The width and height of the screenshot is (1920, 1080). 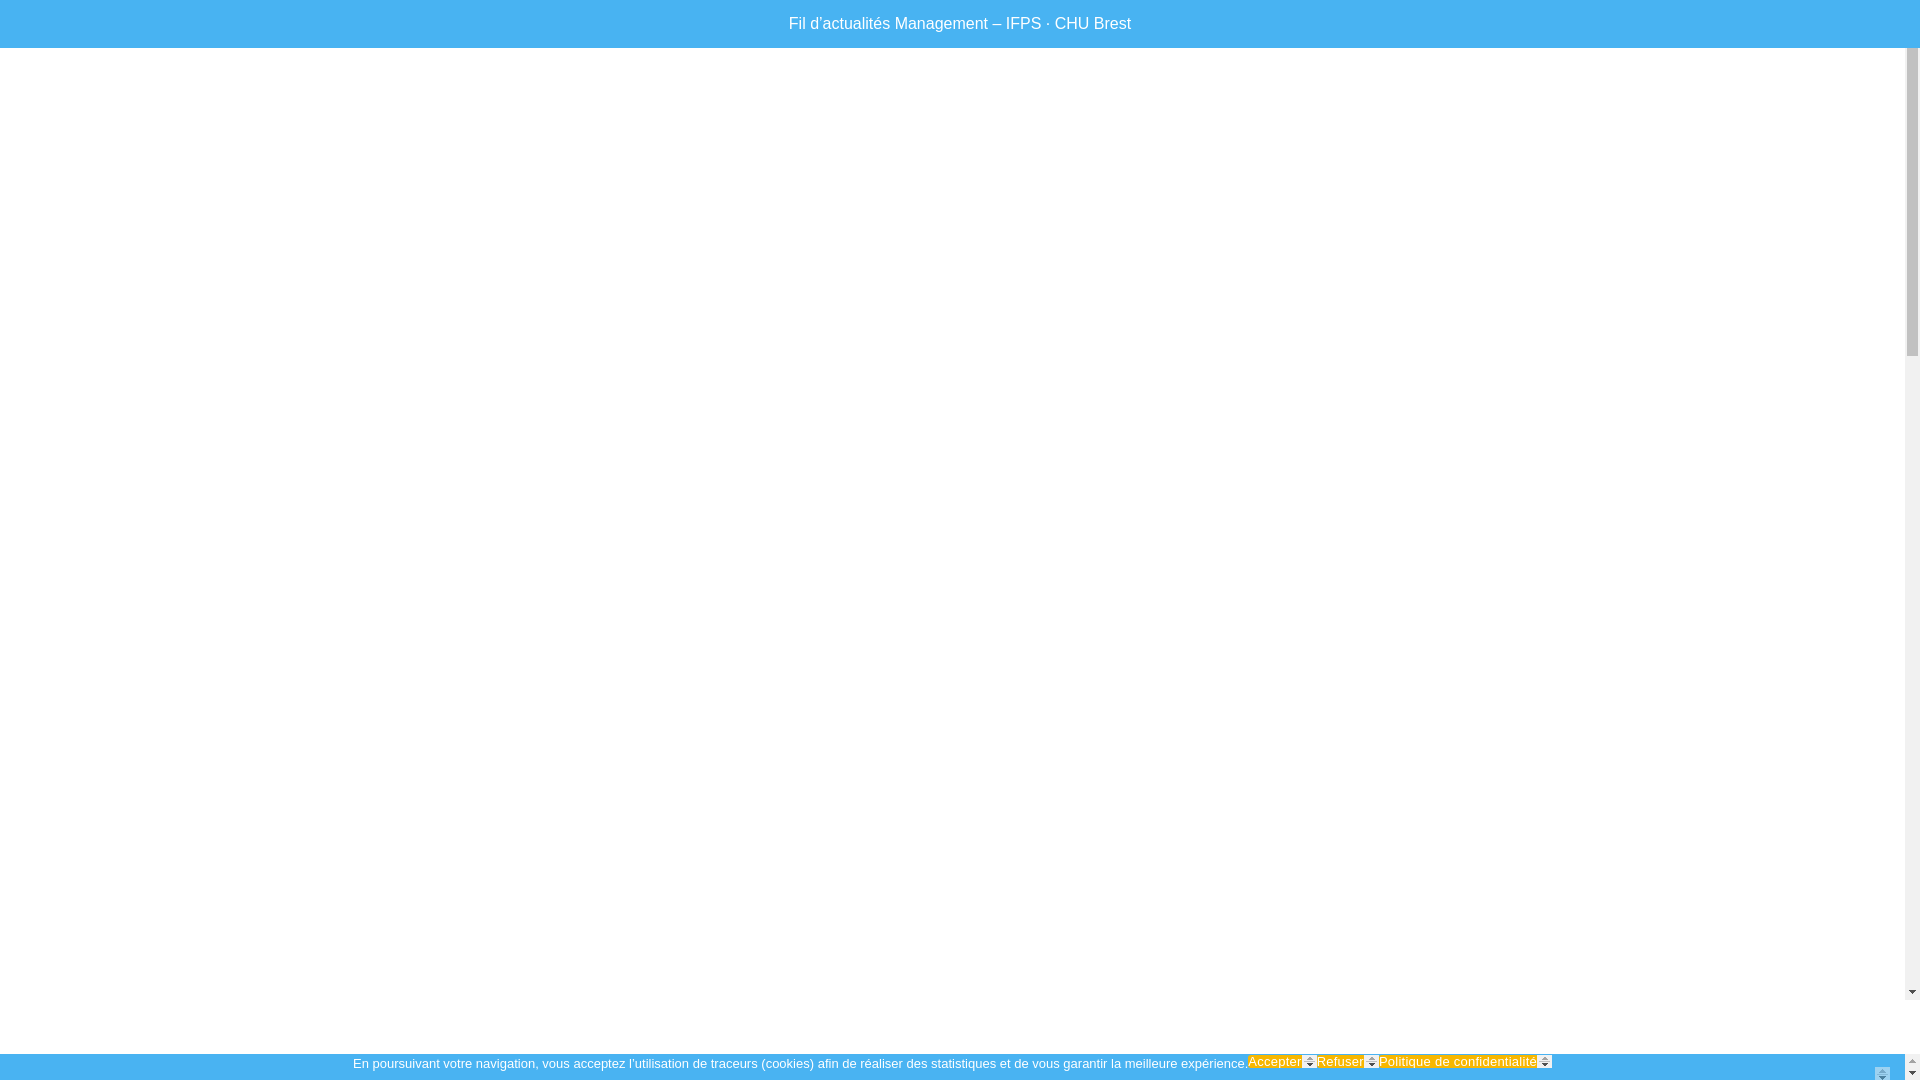 I want to click on 'Refuser', so click(x=1348, y=1060).